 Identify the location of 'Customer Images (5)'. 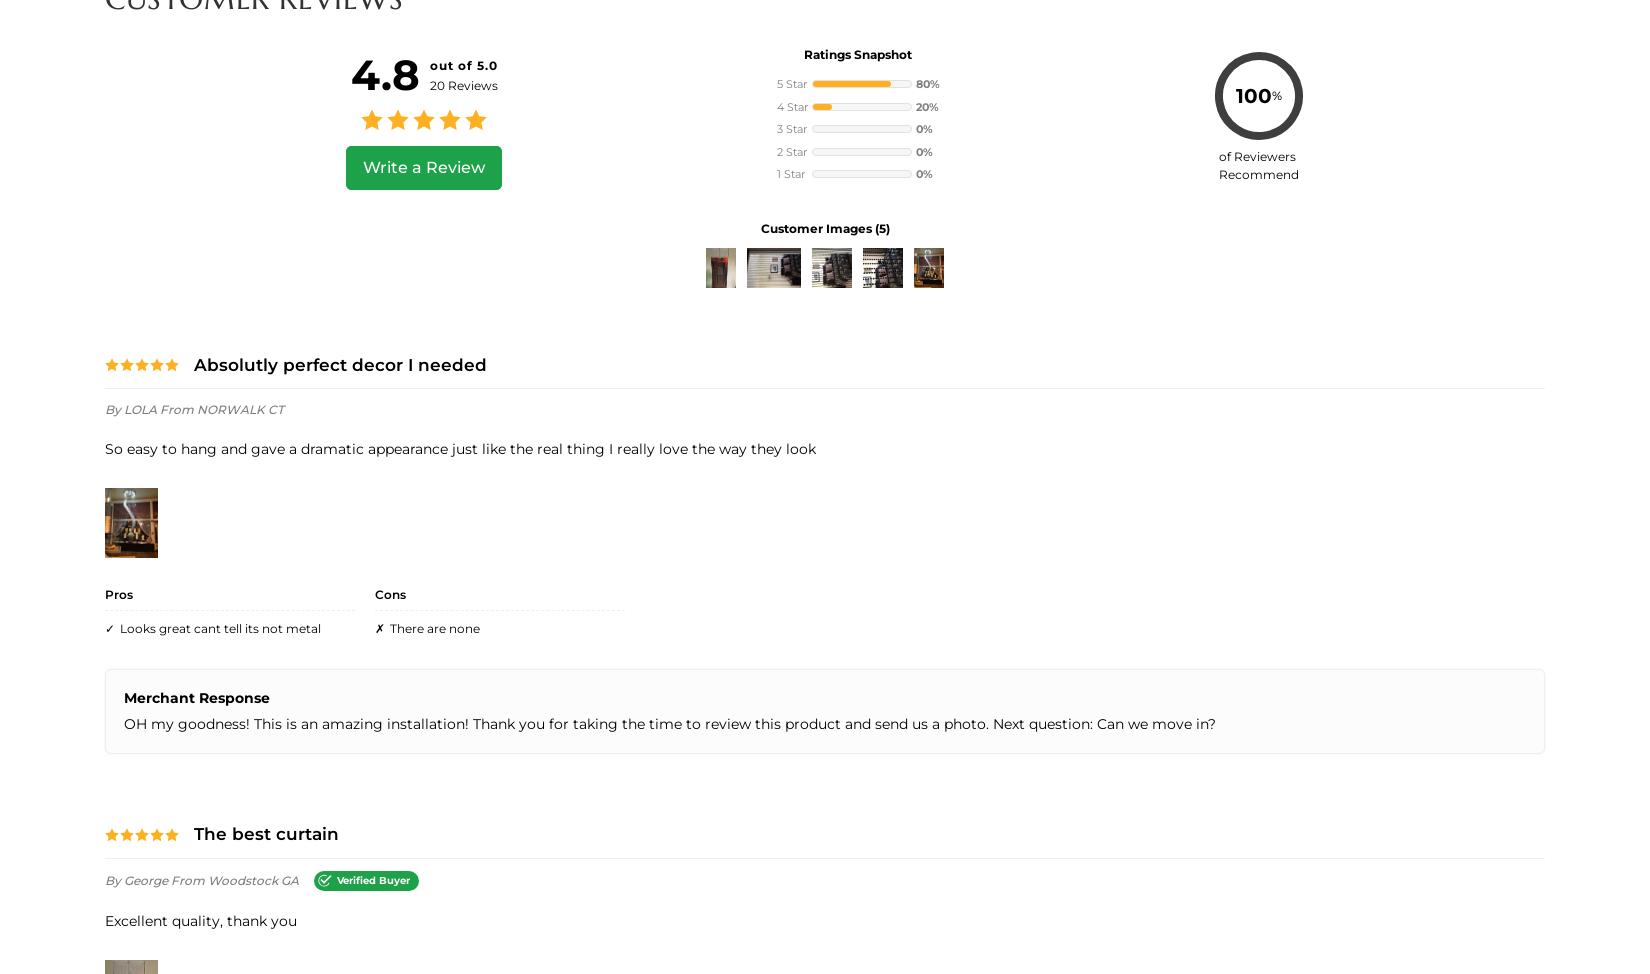
(823, 227).